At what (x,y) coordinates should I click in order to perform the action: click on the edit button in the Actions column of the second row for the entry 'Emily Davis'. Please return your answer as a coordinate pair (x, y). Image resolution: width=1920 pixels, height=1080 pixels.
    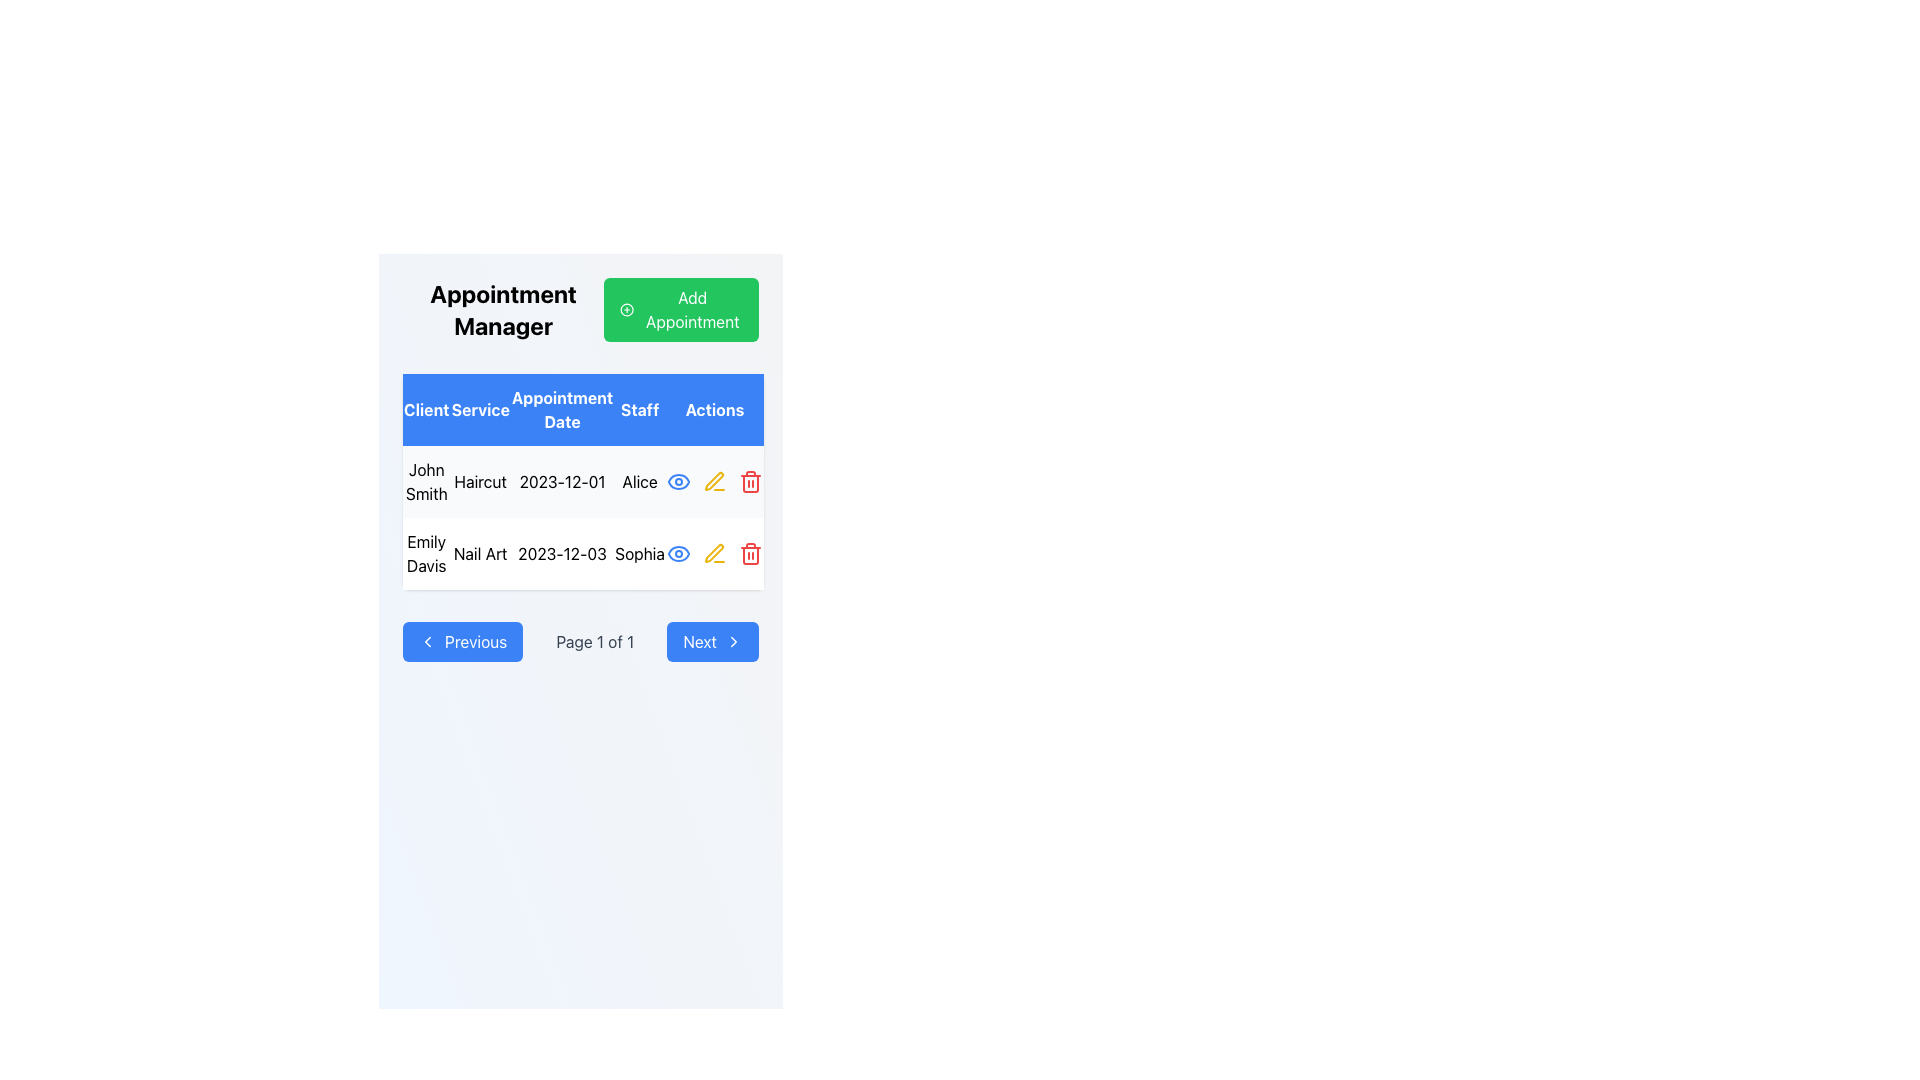
    Looking at the image, I should click on (714, 554).